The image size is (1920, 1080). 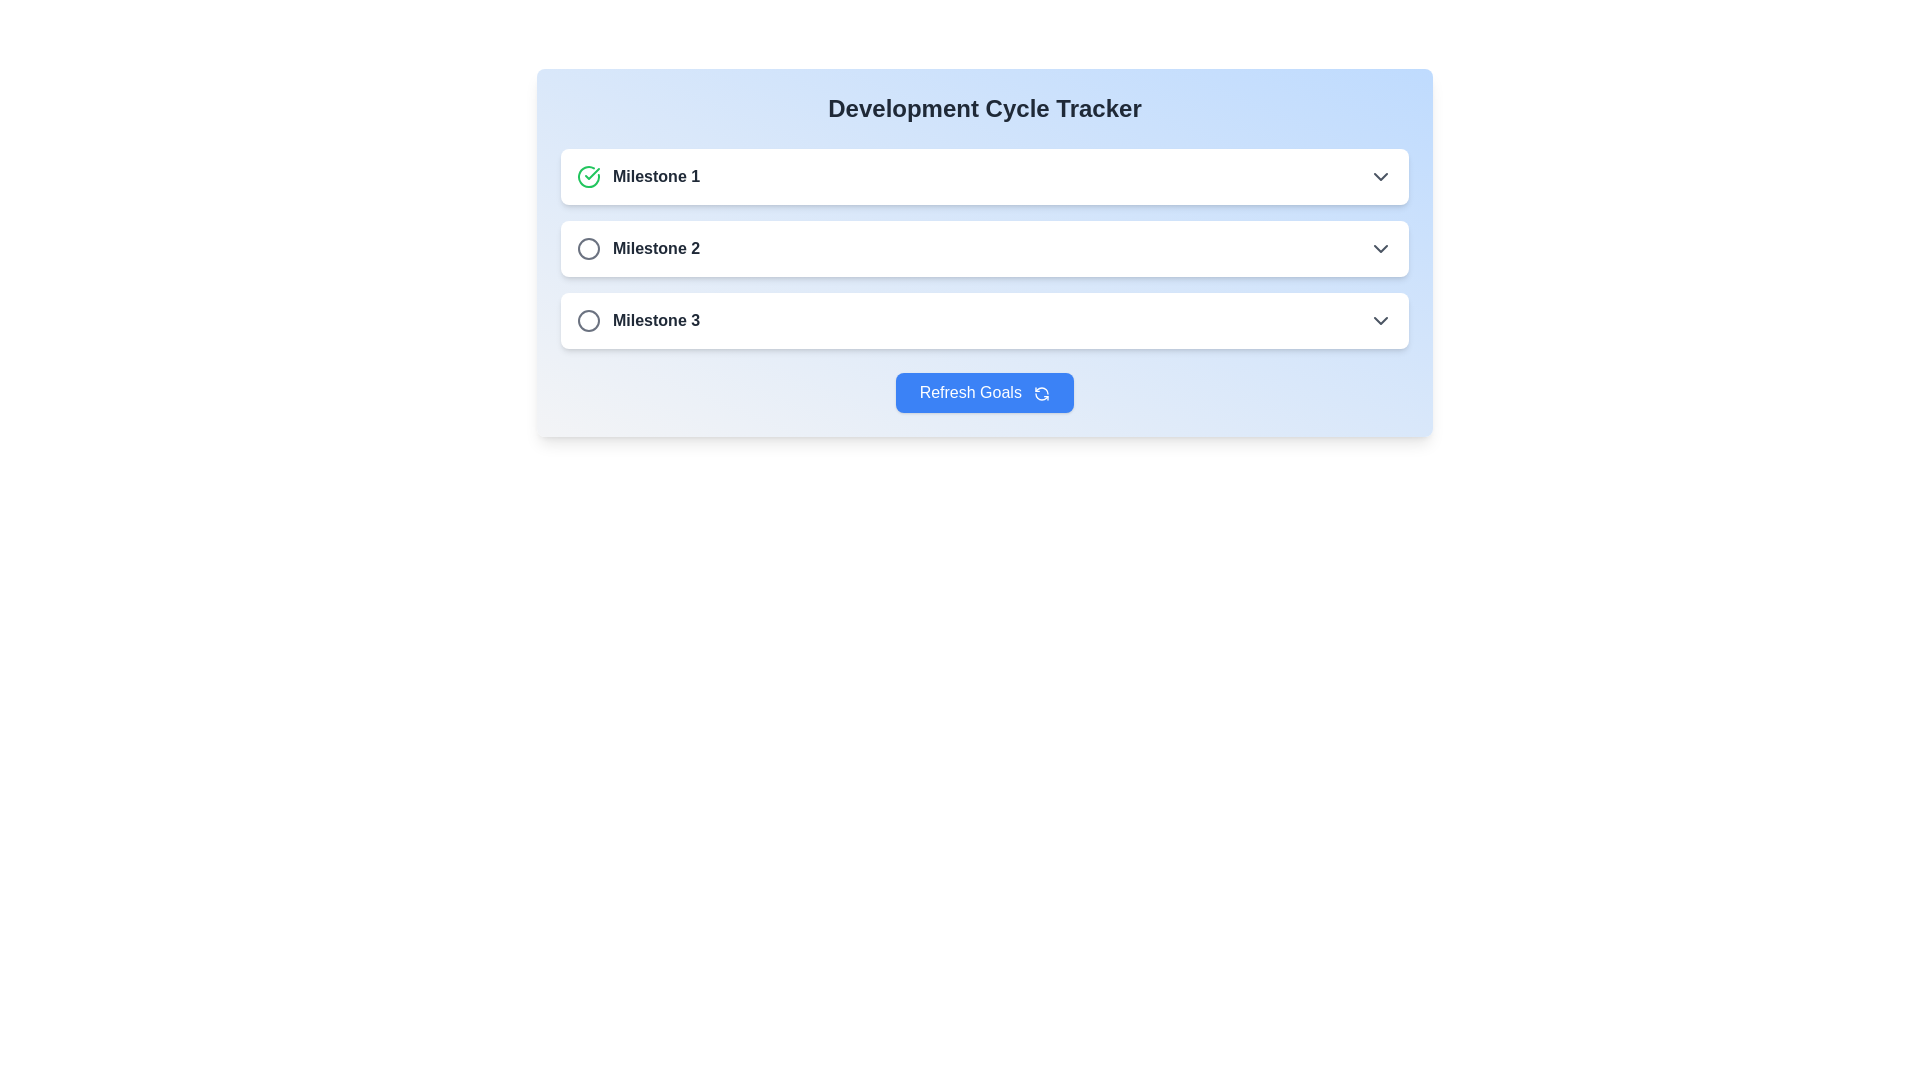 What do you see at coordinates (1380, 319) in the screenshot?
I see `the toggle icon located to the right of the 'Milestone 3' text to indicate and toggle its drop-down state` at bounding box center [1380, 319].